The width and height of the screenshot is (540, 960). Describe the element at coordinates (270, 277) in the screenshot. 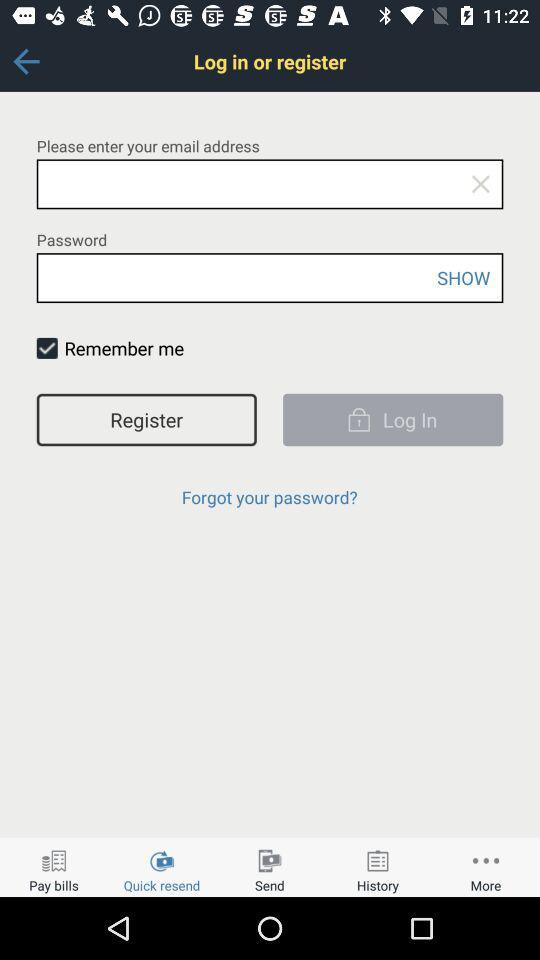

I see `password` at that location.